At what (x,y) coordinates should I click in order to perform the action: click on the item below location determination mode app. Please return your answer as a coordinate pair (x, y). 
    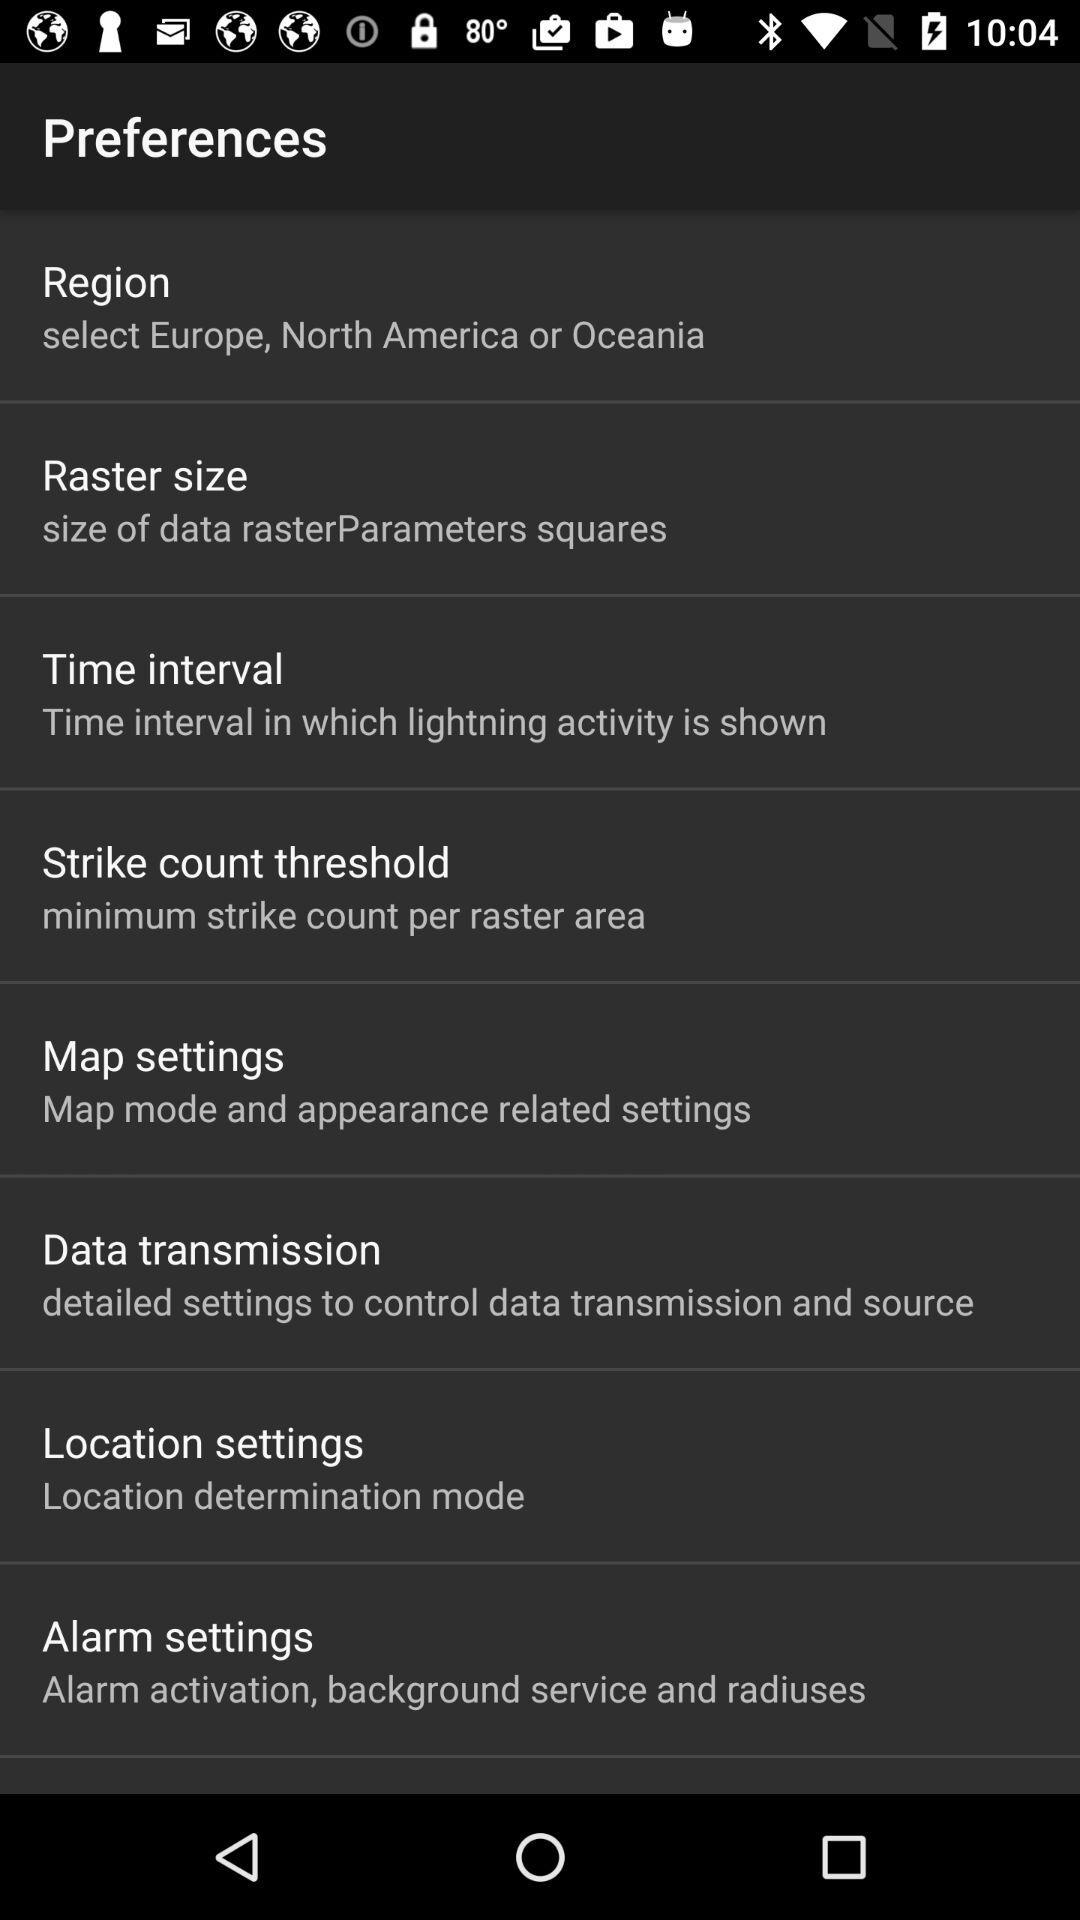
    Looking at the image, I should click on (177, 1635).